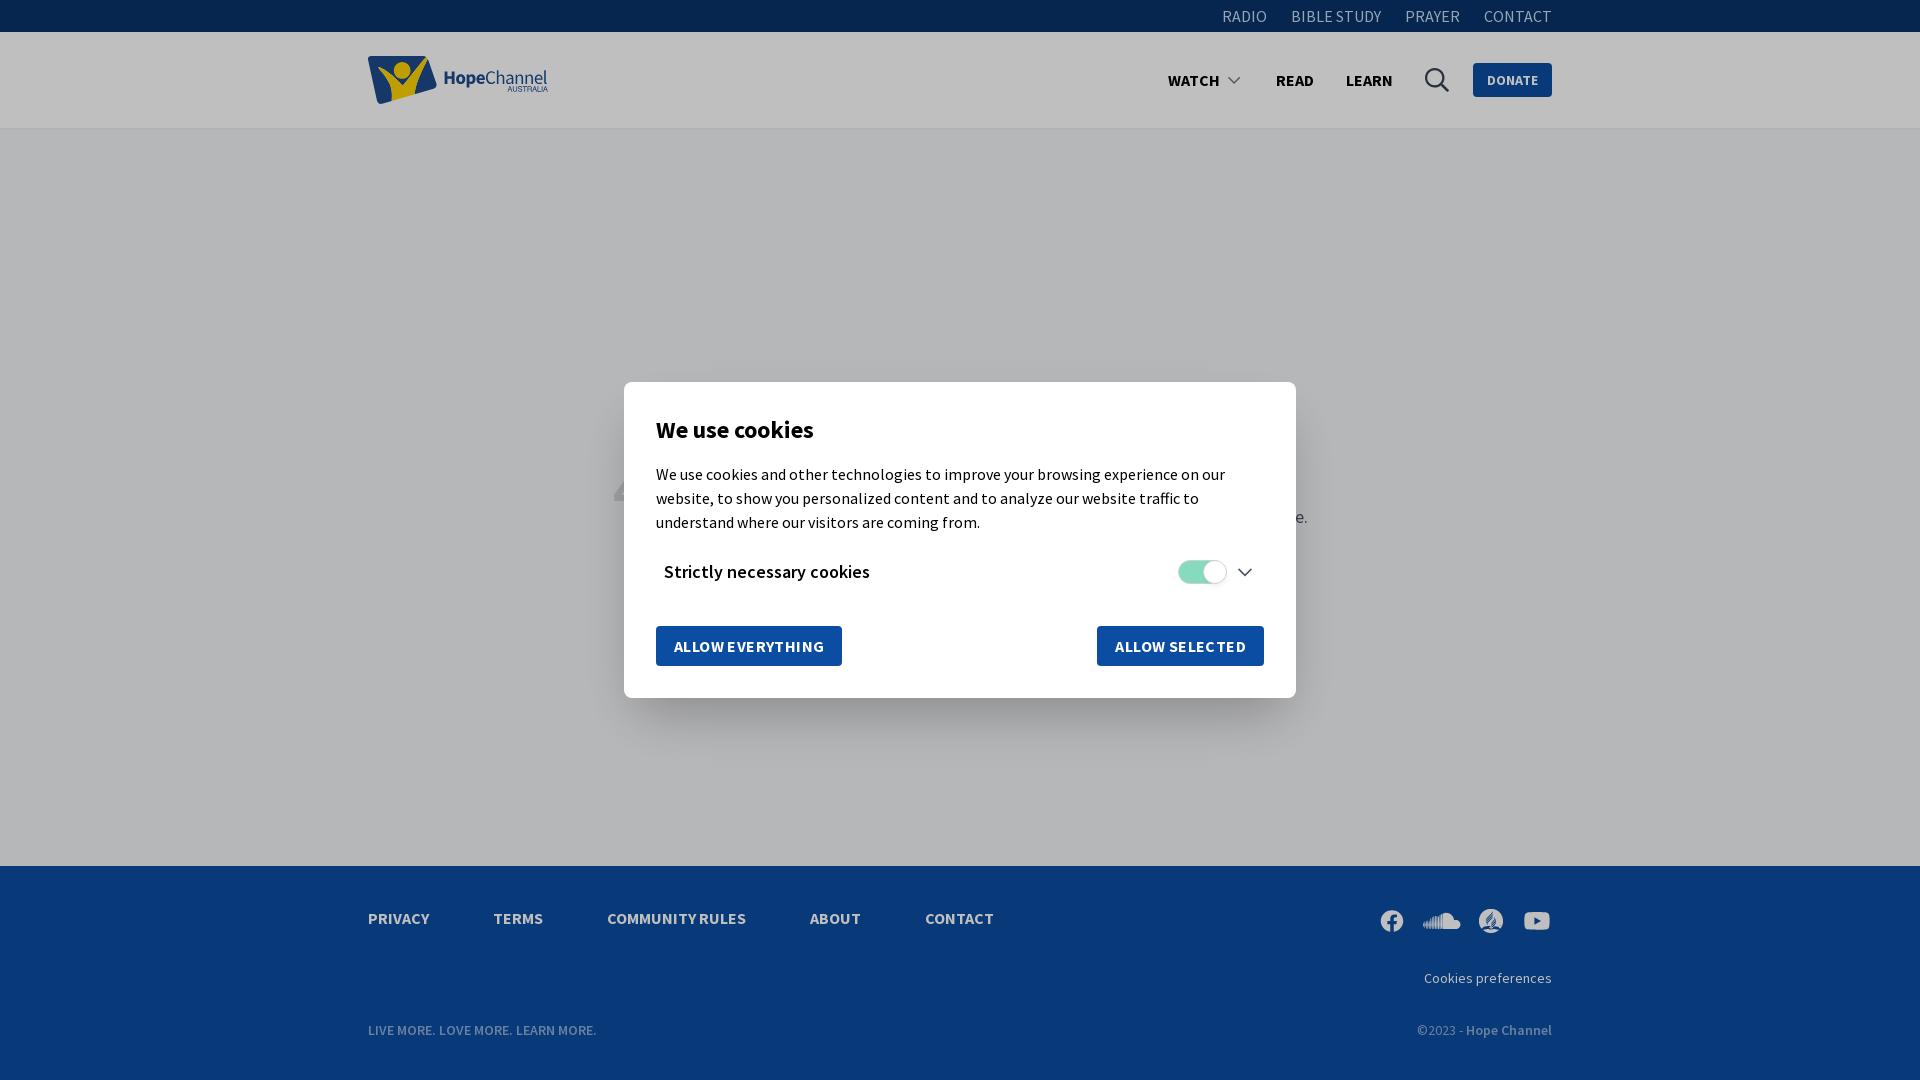 The image size is (1920, 1080). Describe the element at coordinates (1180, 645) in the screenshot. I see `'ALLOW SELECTED'` at that location.